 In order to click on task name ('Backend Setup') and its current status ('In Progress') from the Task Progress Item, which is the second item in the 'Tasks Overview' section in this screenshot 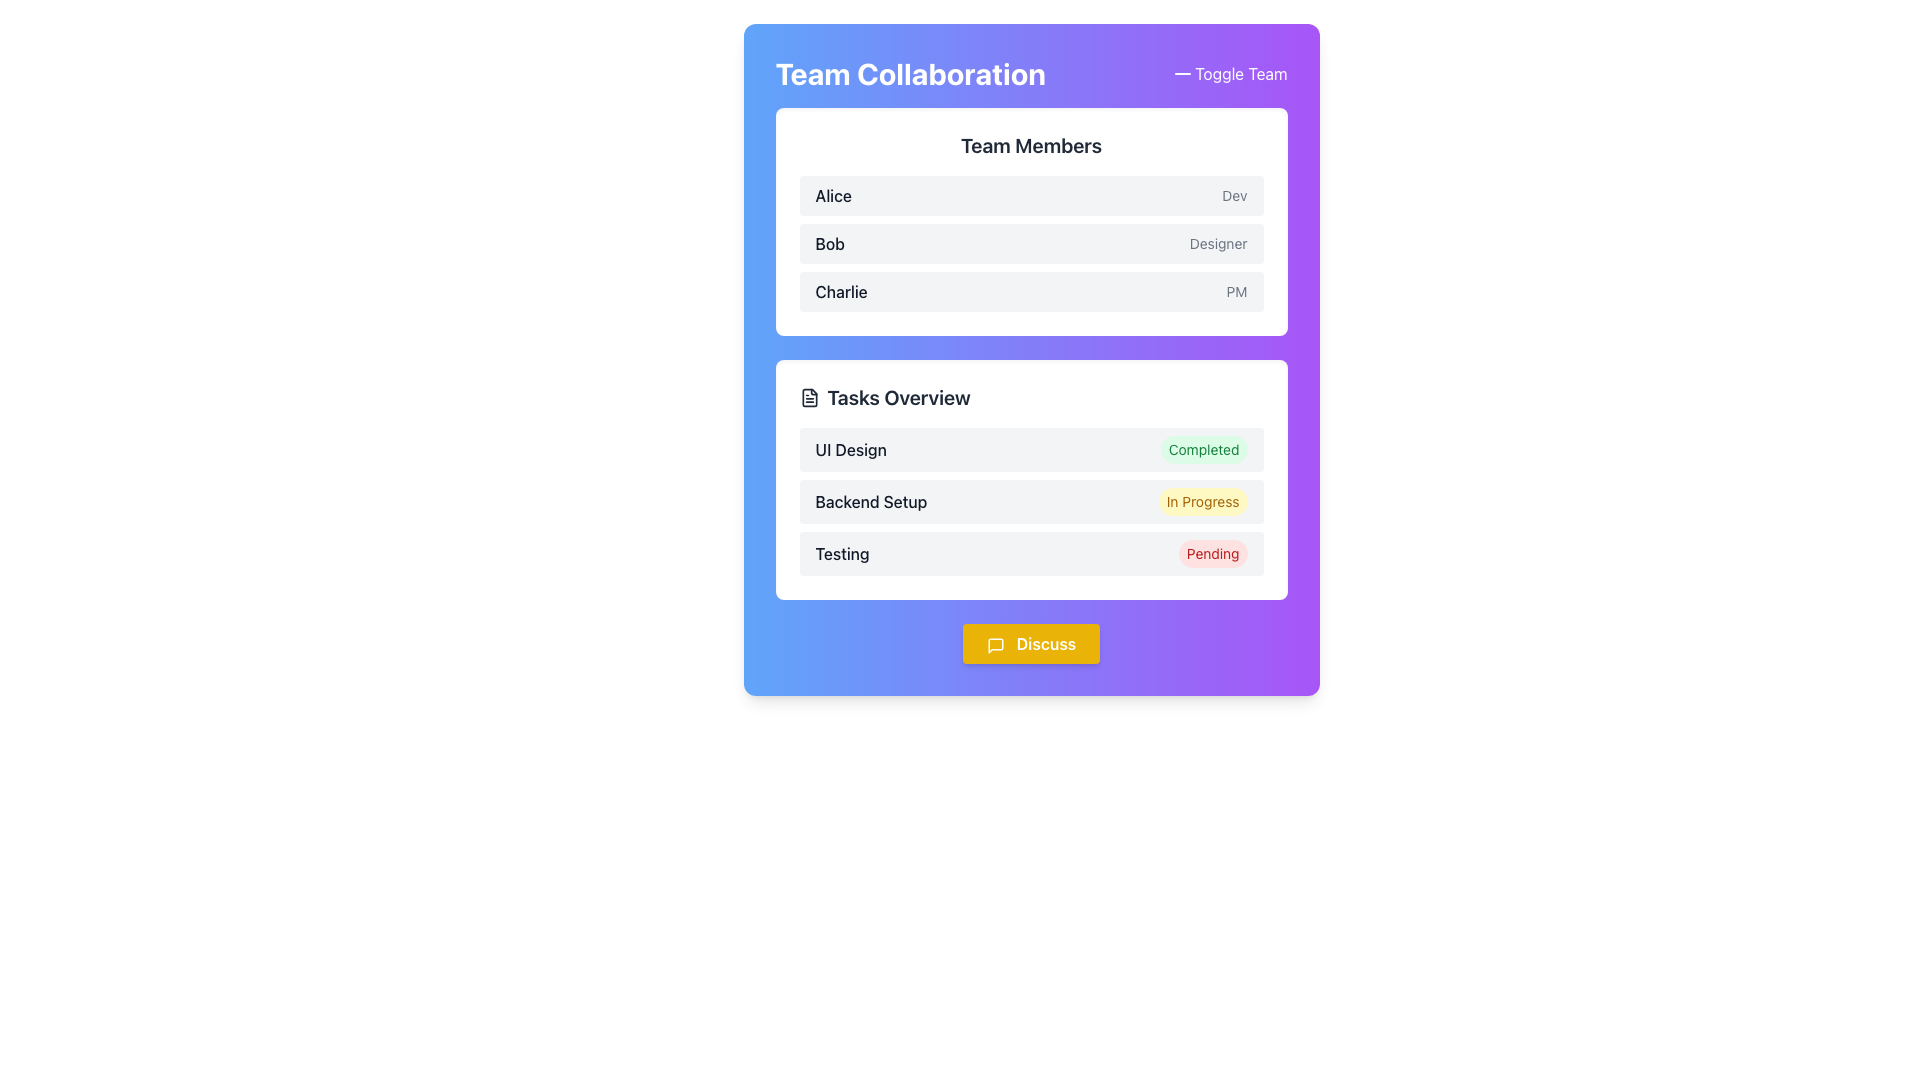, I will do `click(1031, 500)`.